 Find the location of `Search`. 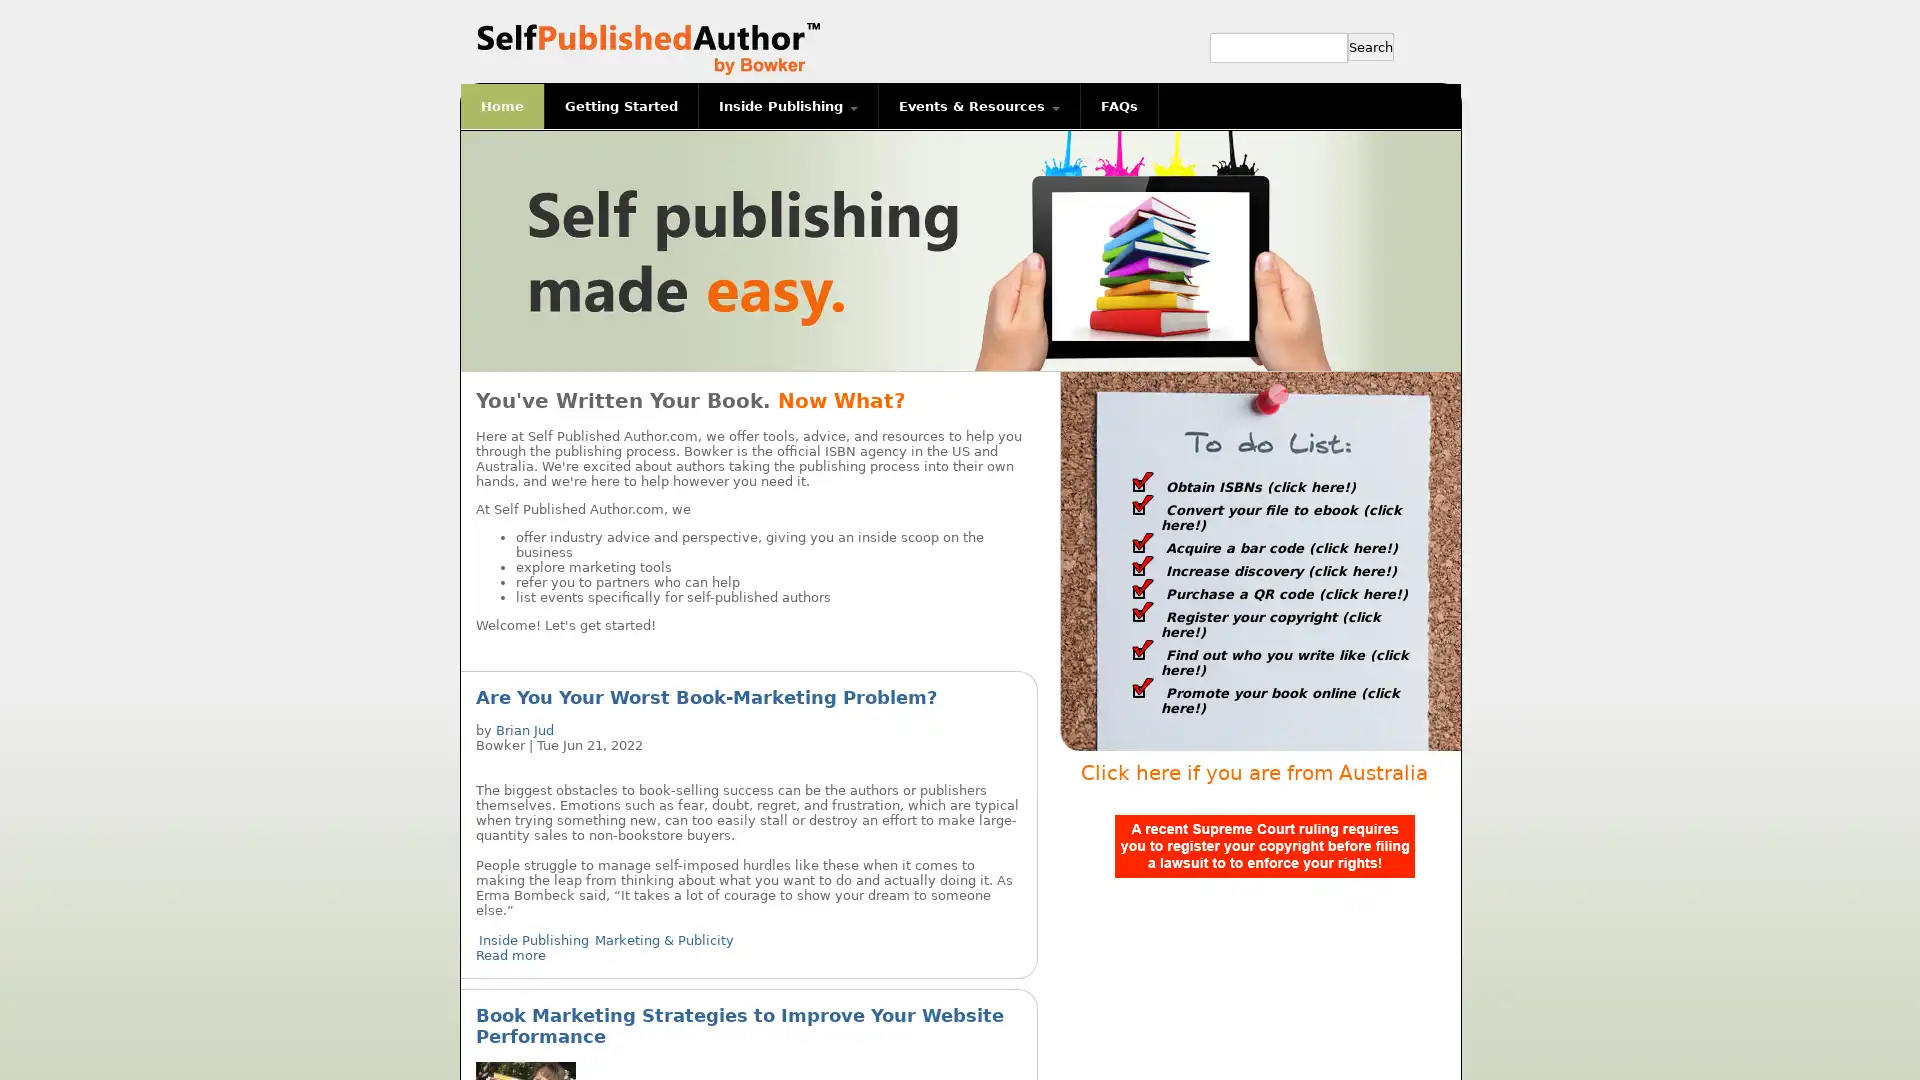

Search is located at coordinates (1370, 45).